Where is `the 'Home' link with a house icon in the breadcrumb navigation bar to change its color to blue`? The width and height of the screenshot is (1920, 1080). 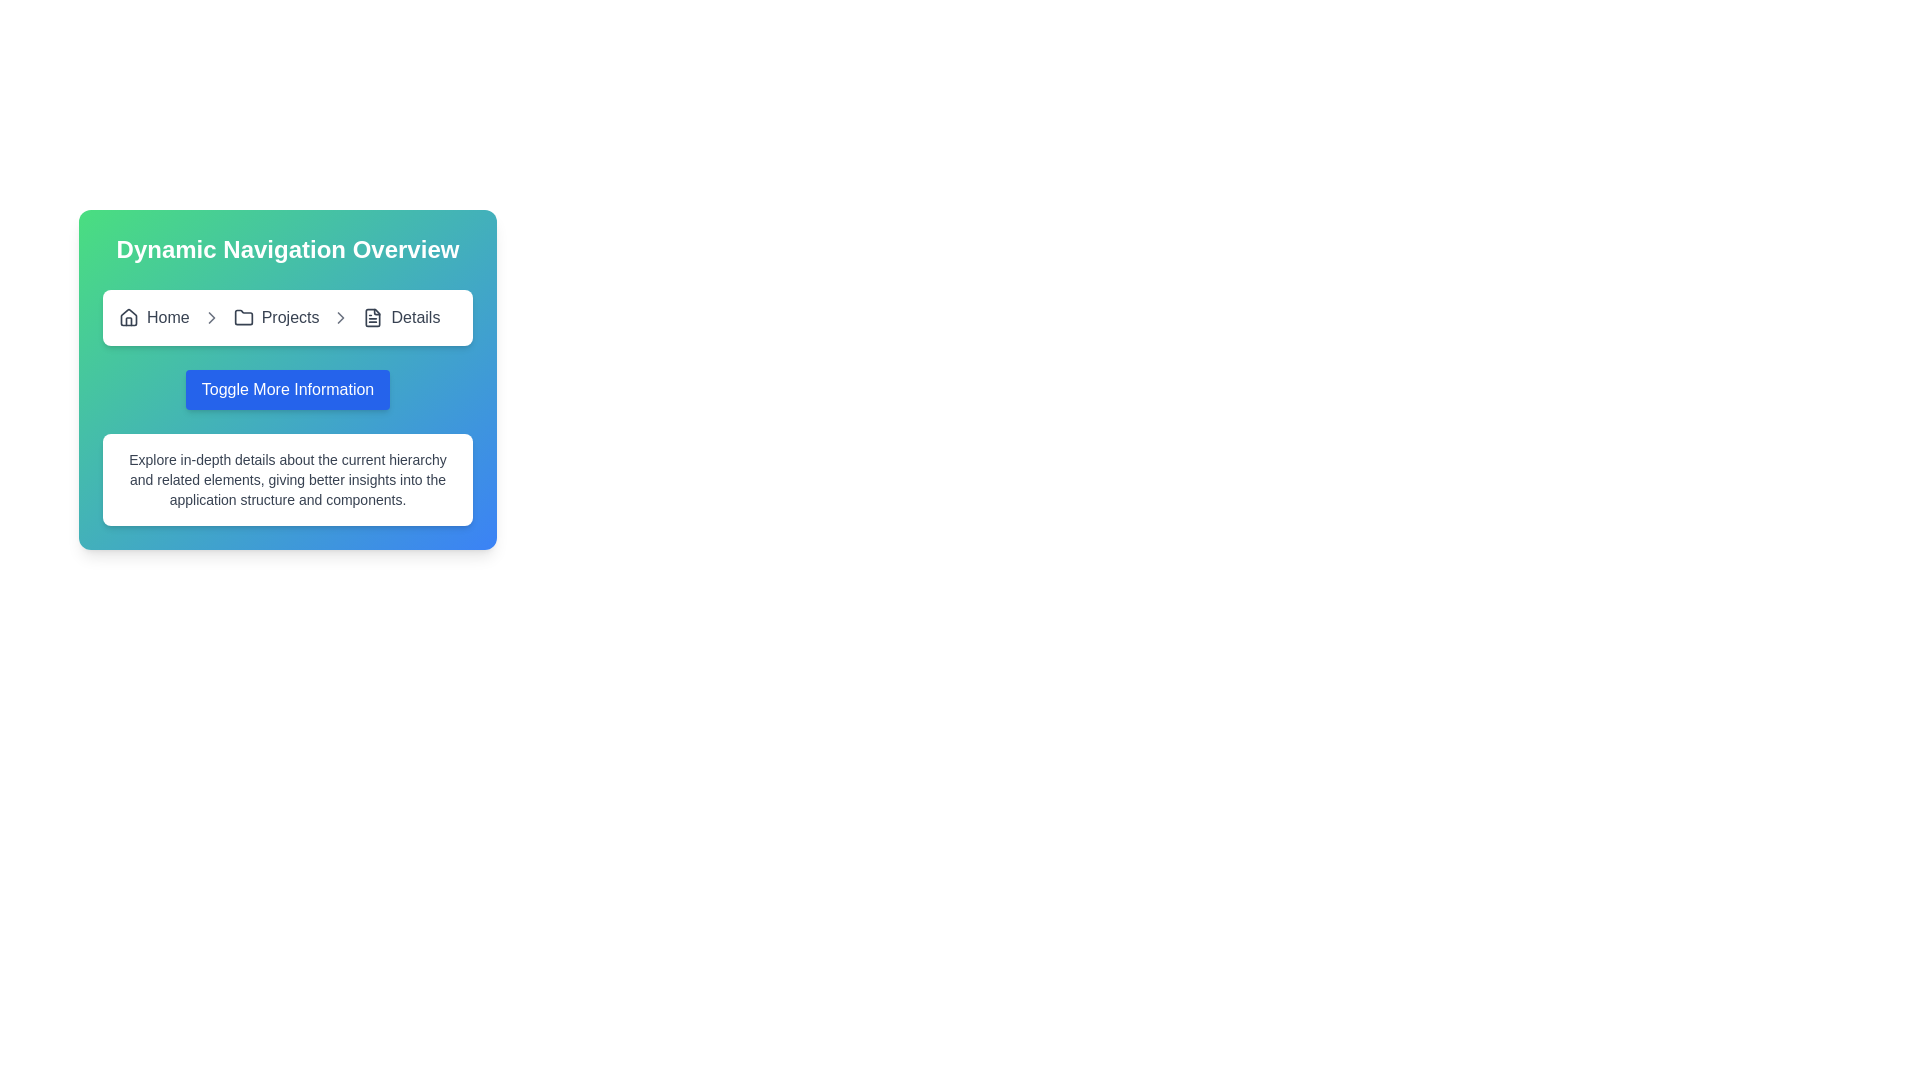
the 'Home' link with a house icon in the breadcrumb navigation bar to change its color to blue is located at coordinates (153, 316).